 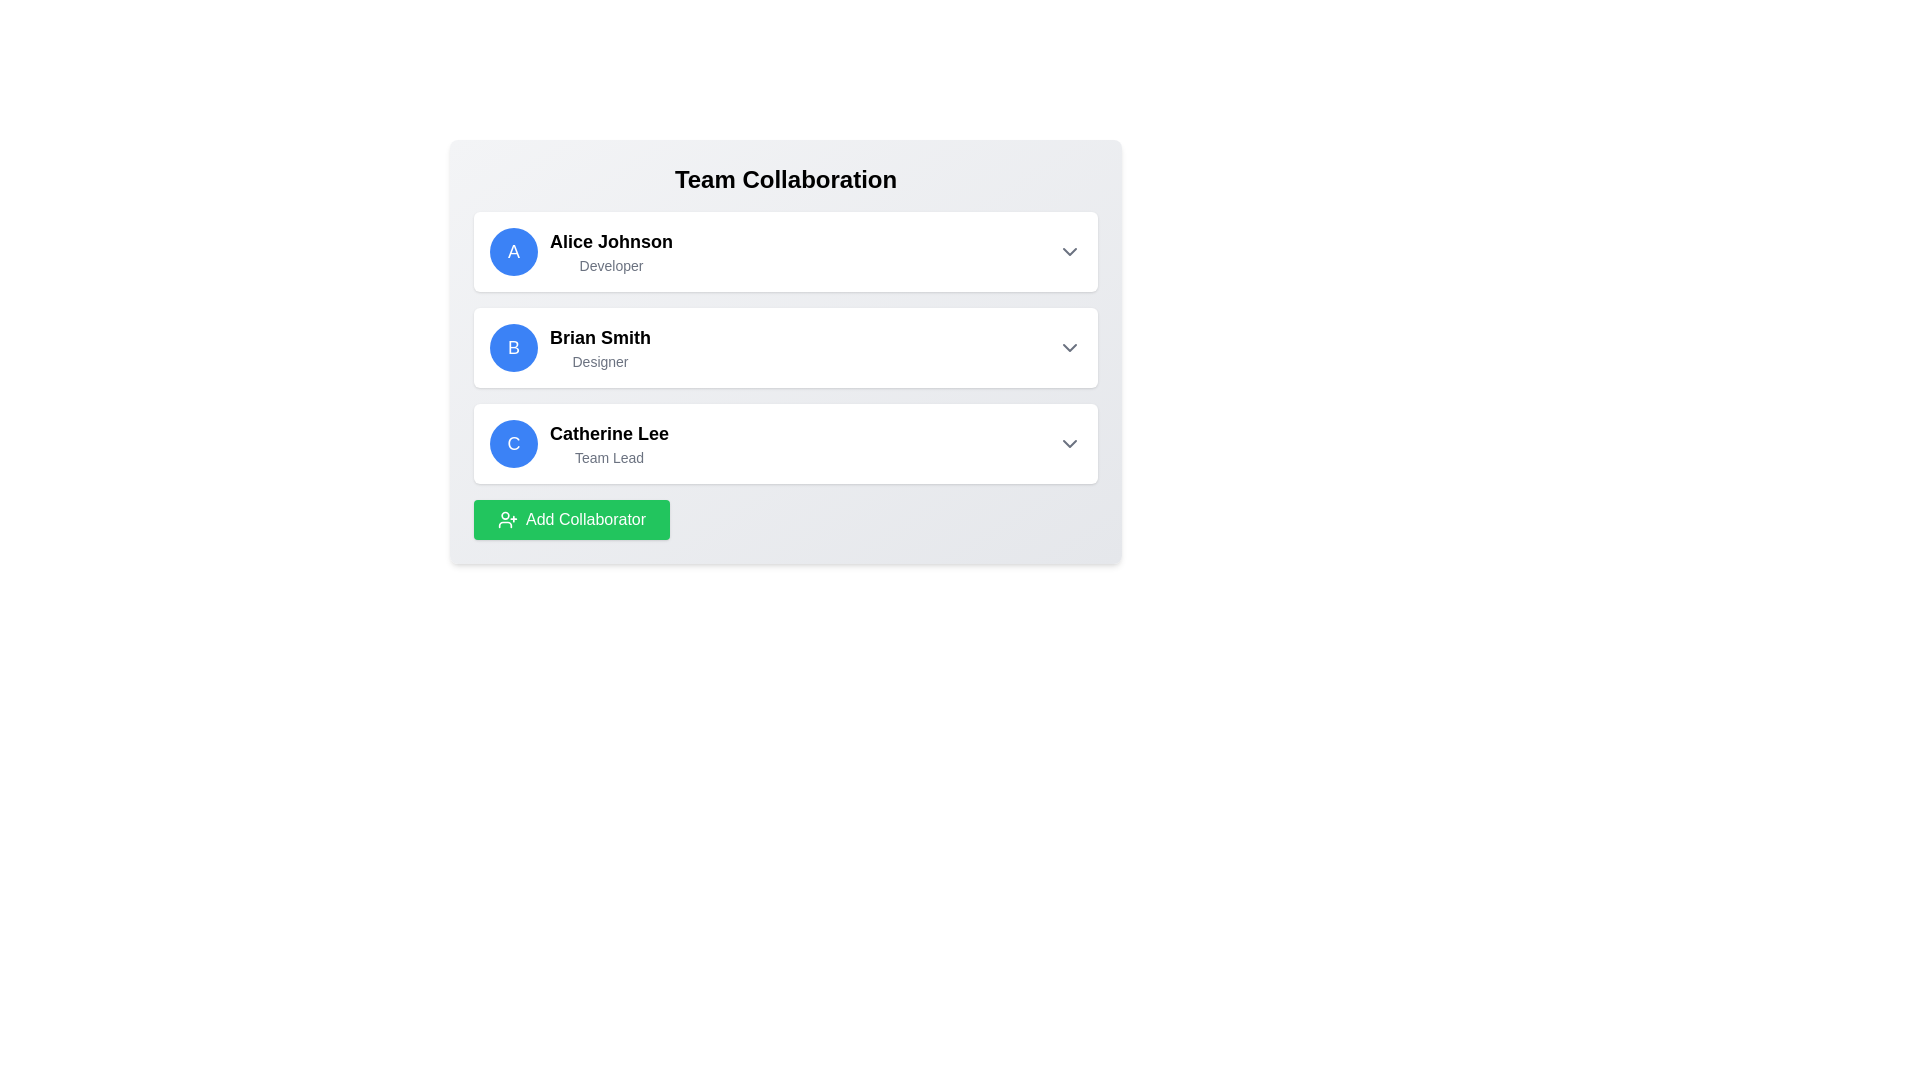 What do you see at coordinates (1069, 250) in the screenshot?
I see `the dropdown toggle icon to the far right of the 'Alice Johnson Developer' section in the 'Team Collaboration' card` at bounding box center [1069, 250].